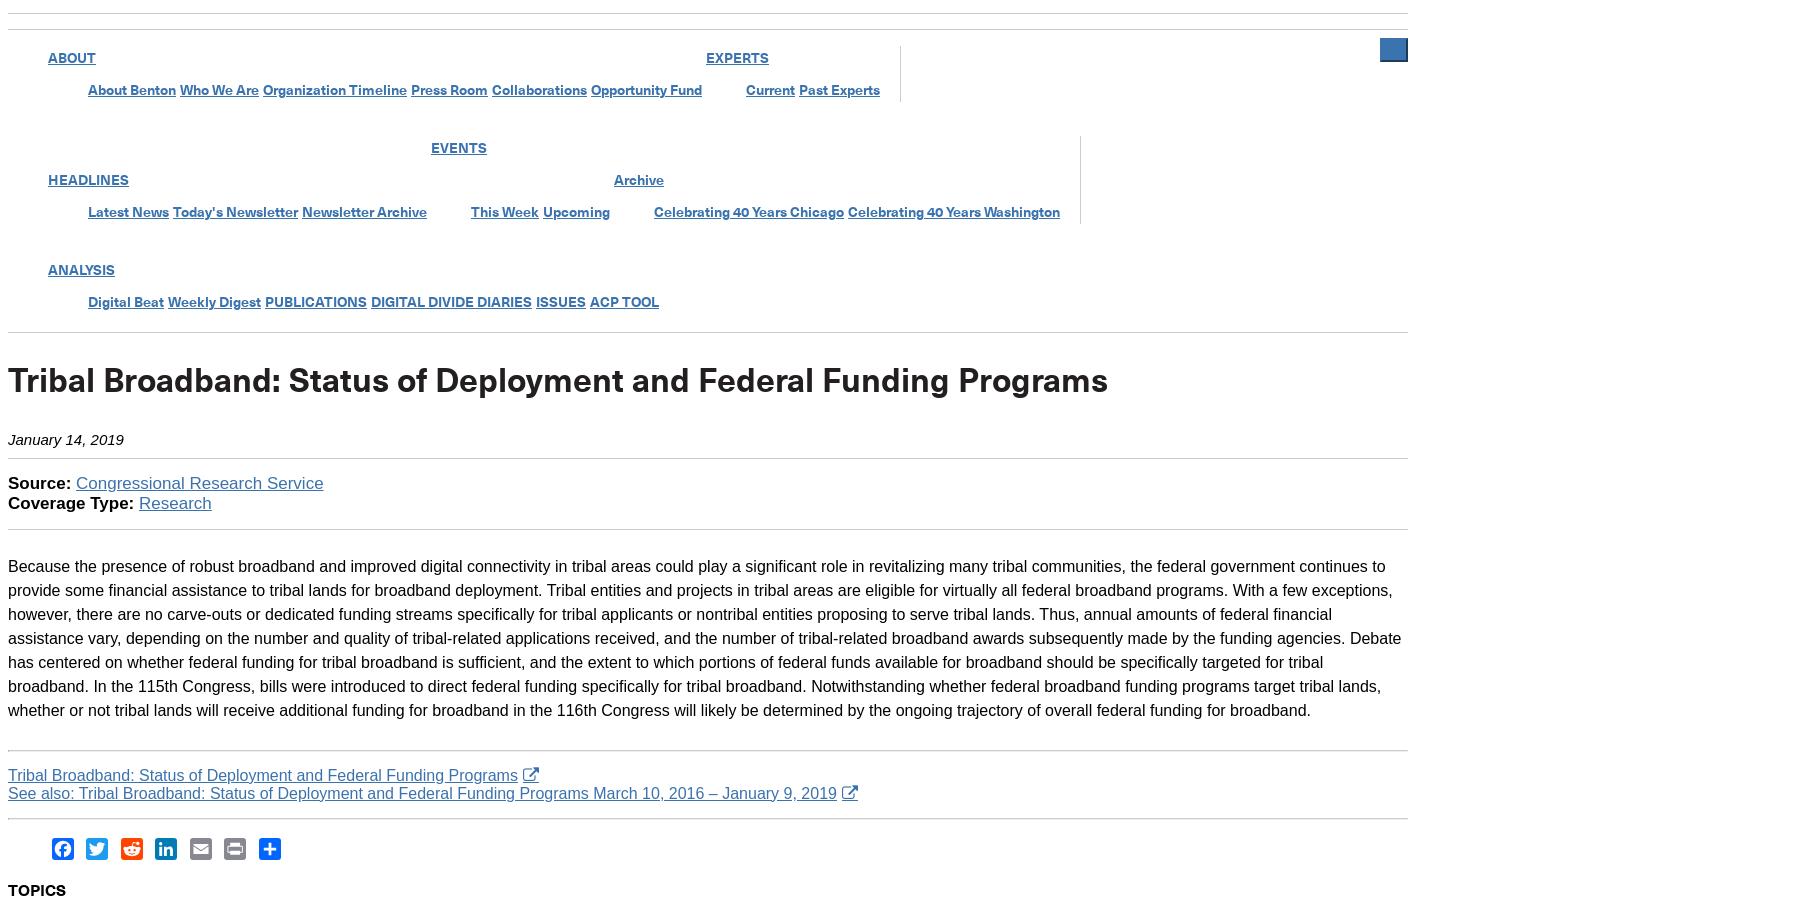  What do you see at coordinates (40, 481) in the screenshot?
I see `'Source:'` at bounding box center [40, 481].